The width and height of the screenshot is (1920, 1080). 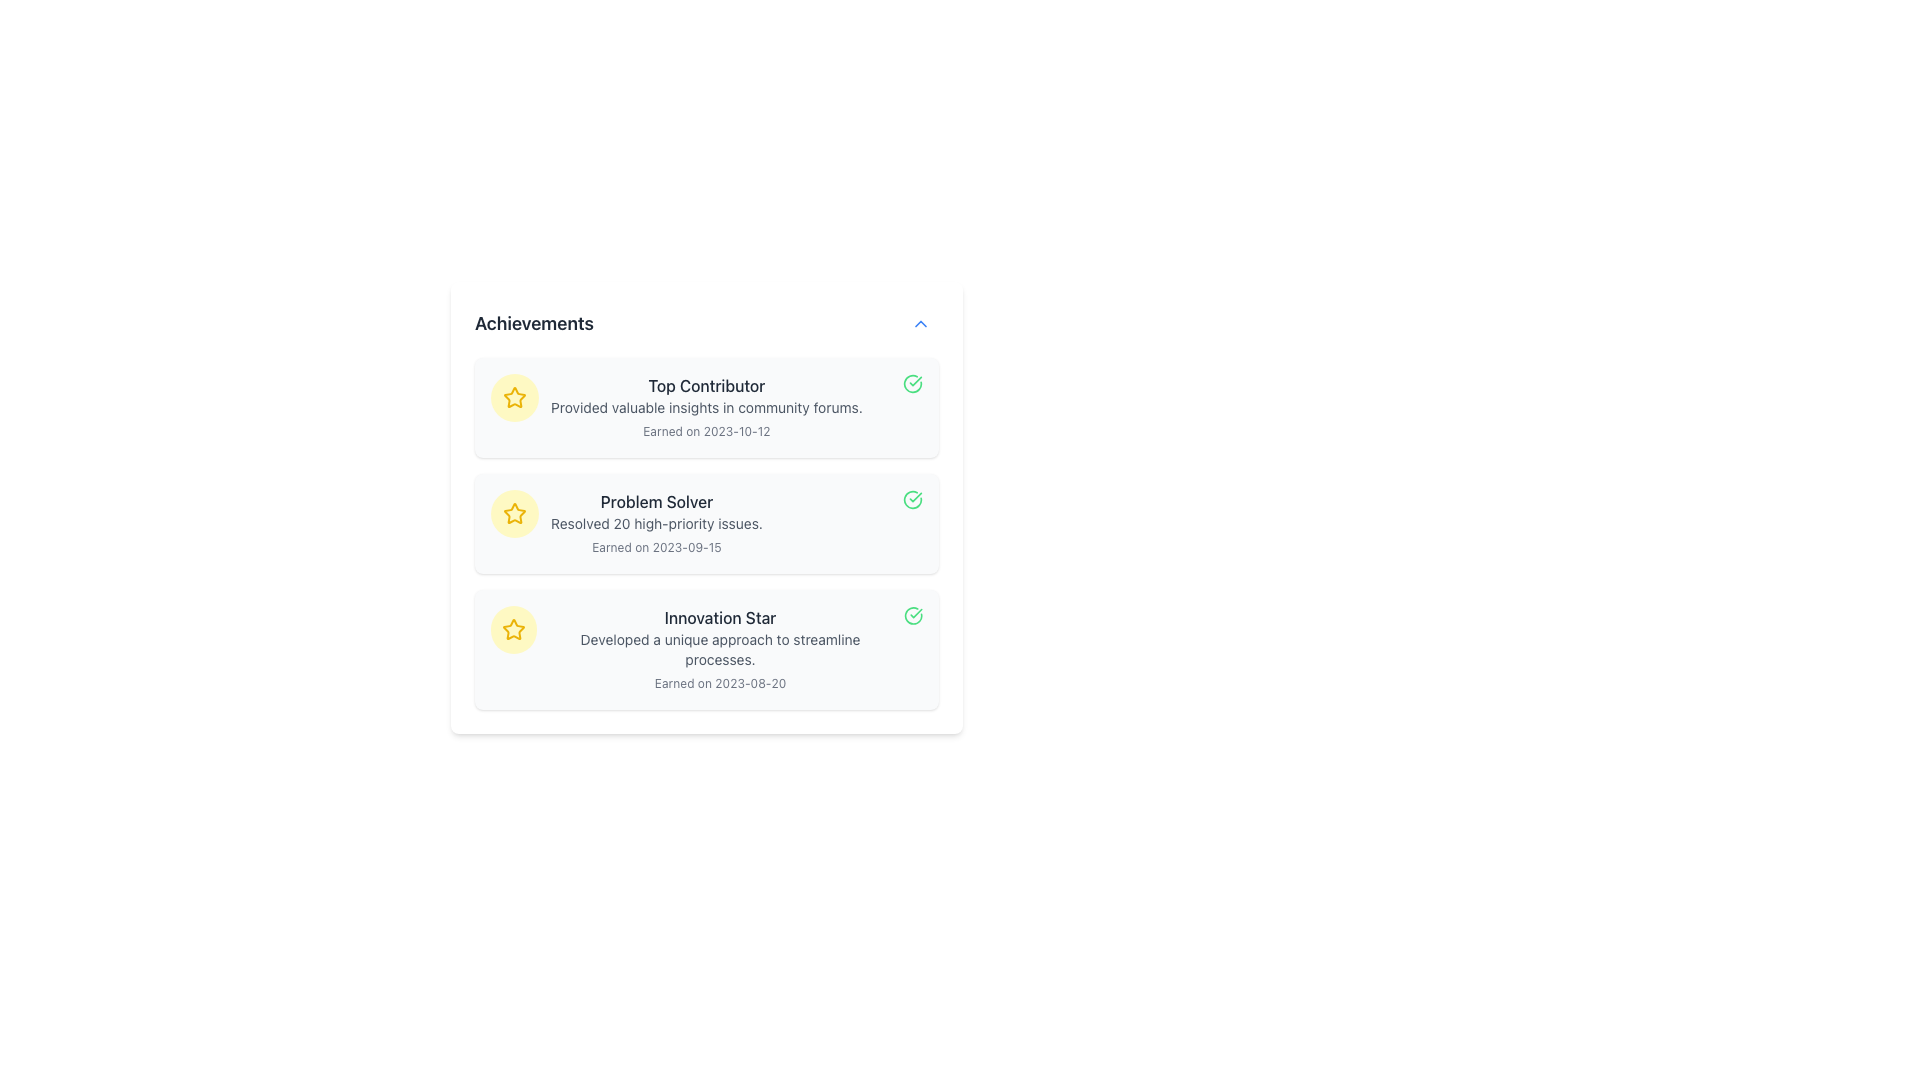 I want to click on the 'Problem Solver' achievement list item, which is the second entry in the achievements list, to potentially access adjacent elements like 'Top Contributor' and 'Innovation Star', so click(x=706, y=532).